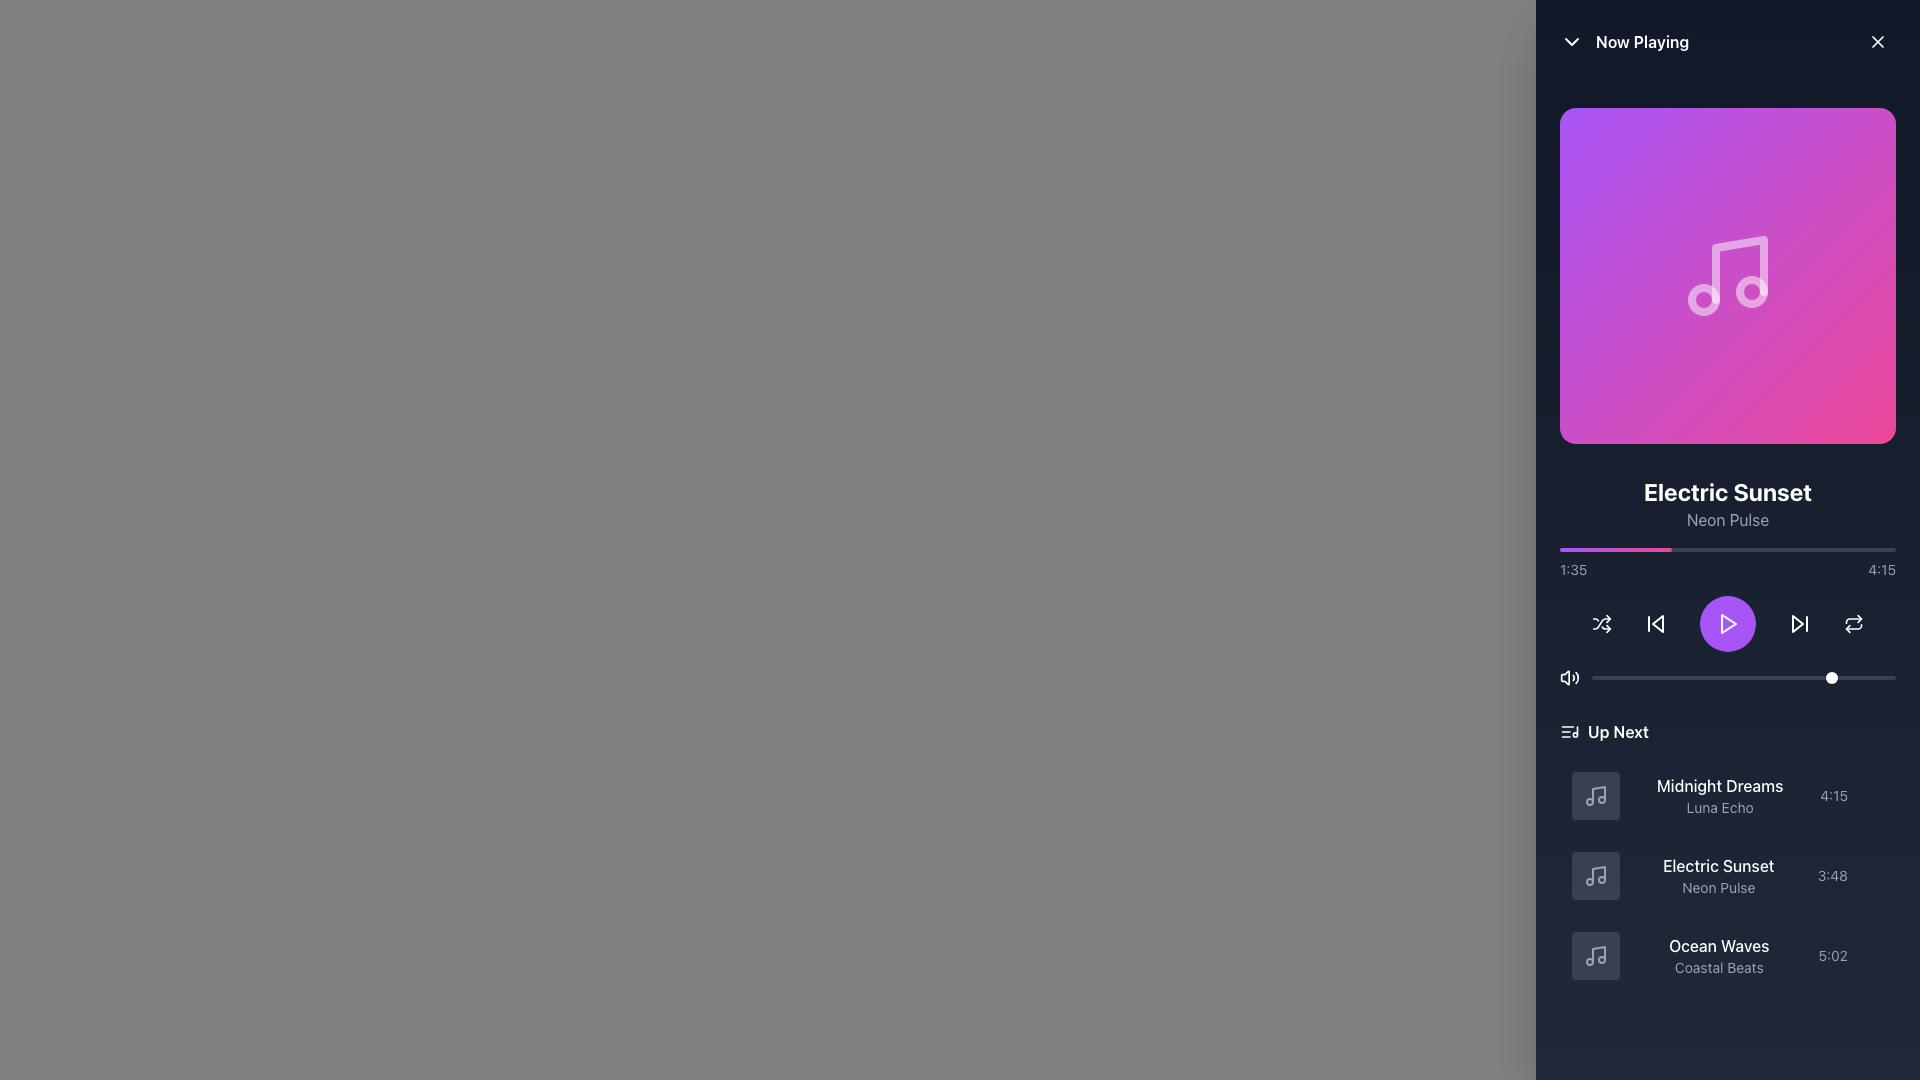 The width and height of the screenshot is (1920, 1080). What do you see at coordinates (1727, 855) in the screenshot?
I see `on the second entry in the 'Up Next' section of the upcoming playlist, which is positioned between 'Midnight Dreams' and 'Ocean Waves'` at bounding box center [1727, 855].